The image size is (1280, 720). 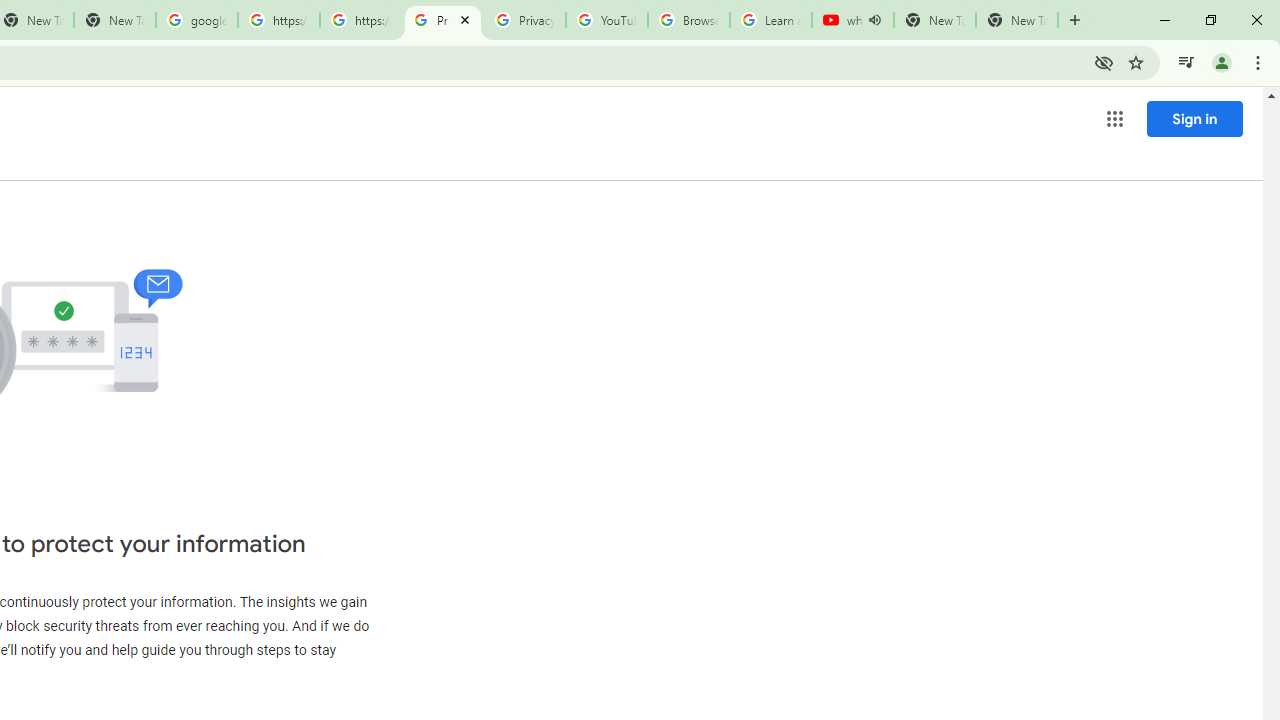 I want to click on 'Third-party cookies blocked', so click(x=1103, y=61).